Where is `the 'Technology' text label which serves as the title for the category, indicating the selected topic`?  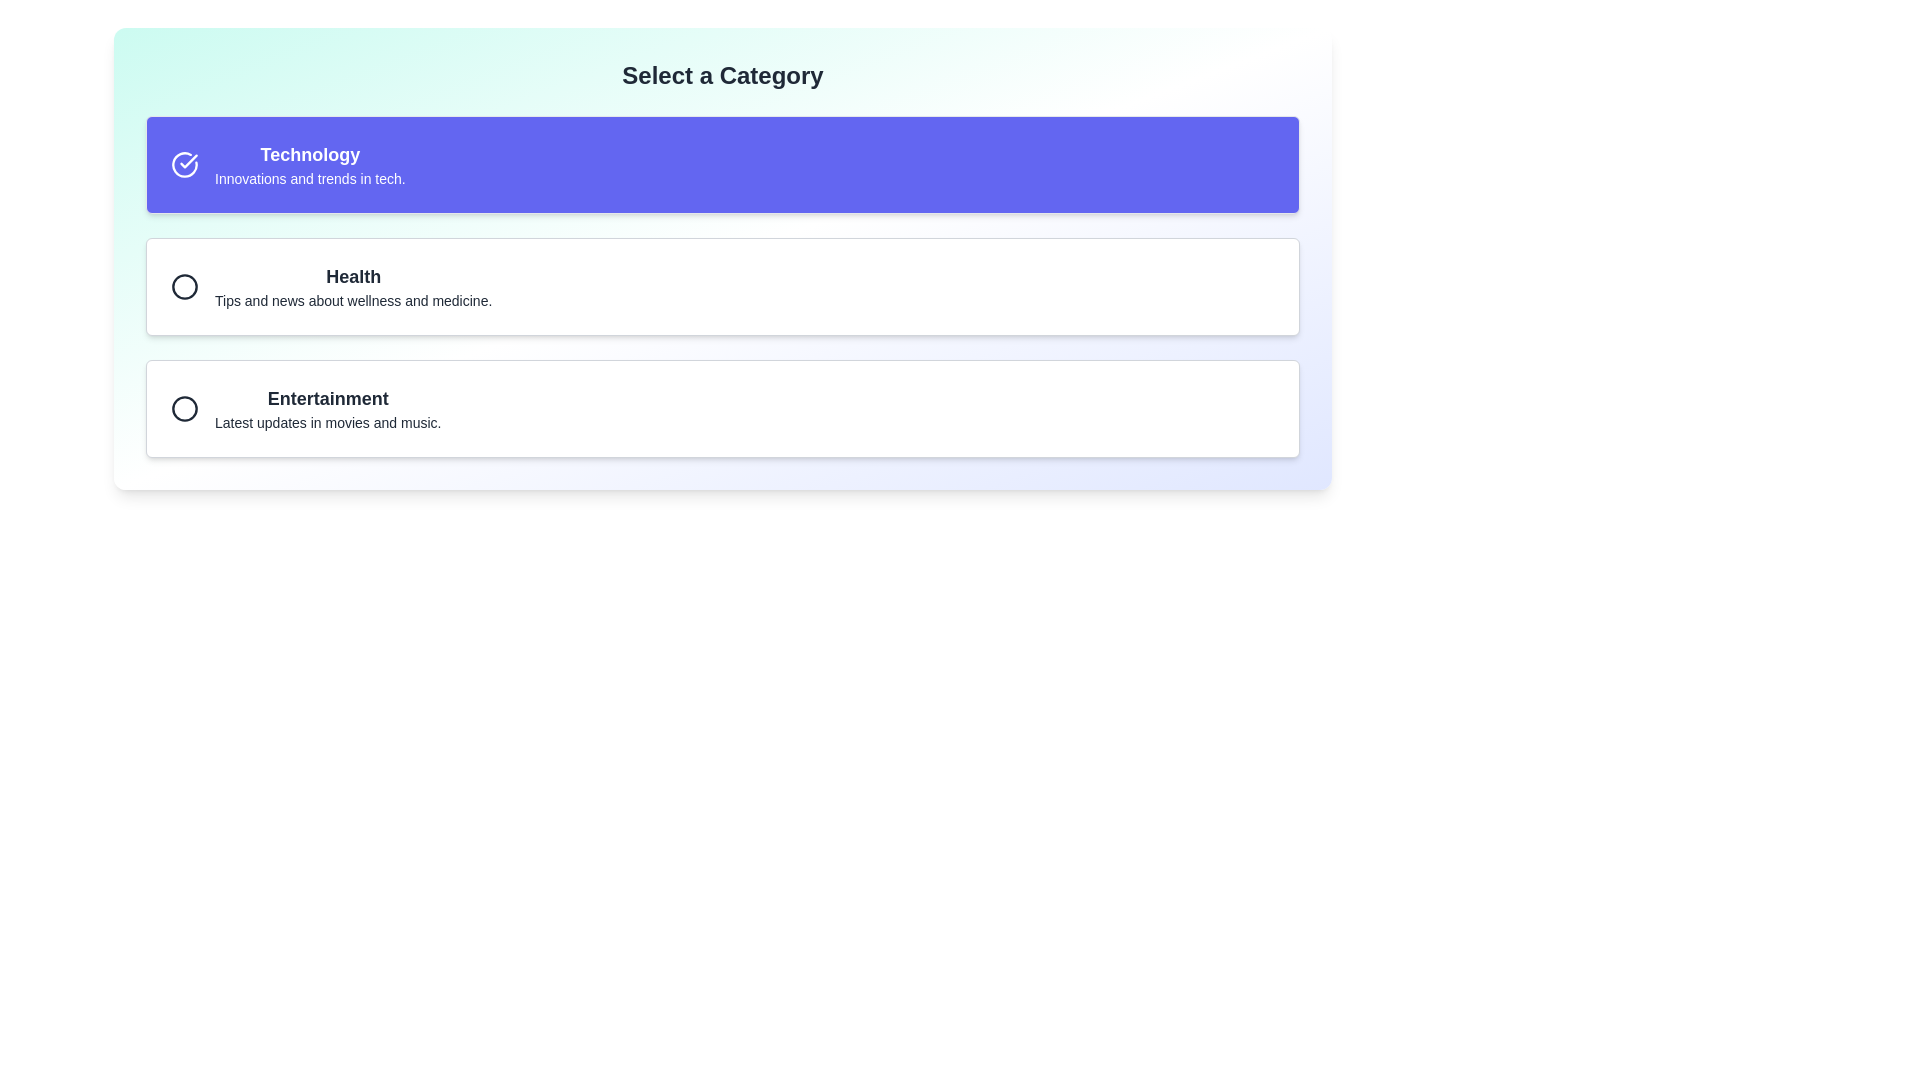 the 'Technology' text label which serves as the title for the category, indicating the selected topic is located at coordinates (309, 153).